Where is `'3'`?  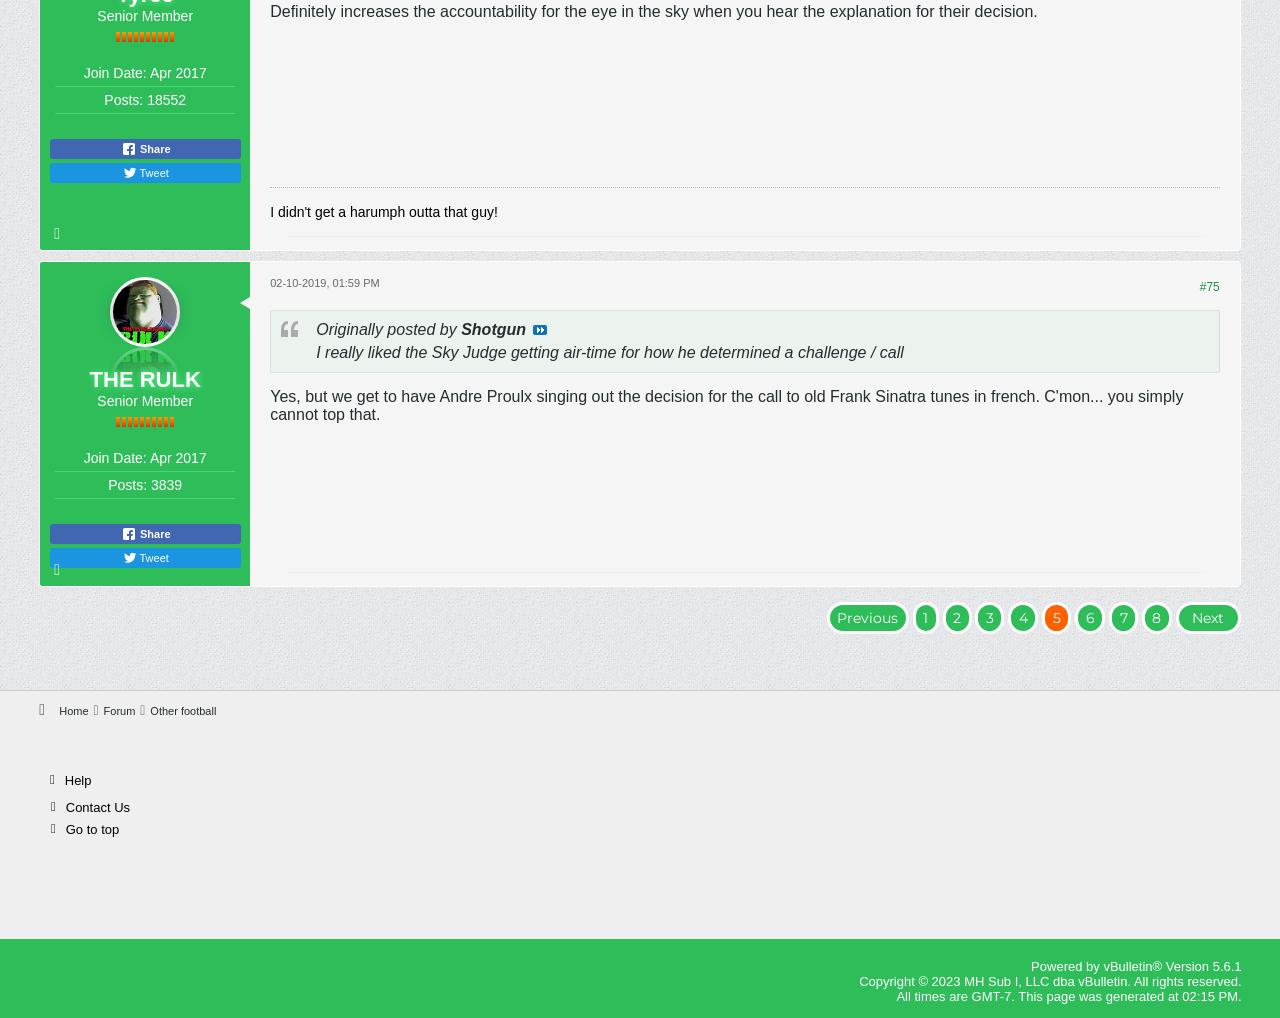
'3' is located at coordinates (989, 616).